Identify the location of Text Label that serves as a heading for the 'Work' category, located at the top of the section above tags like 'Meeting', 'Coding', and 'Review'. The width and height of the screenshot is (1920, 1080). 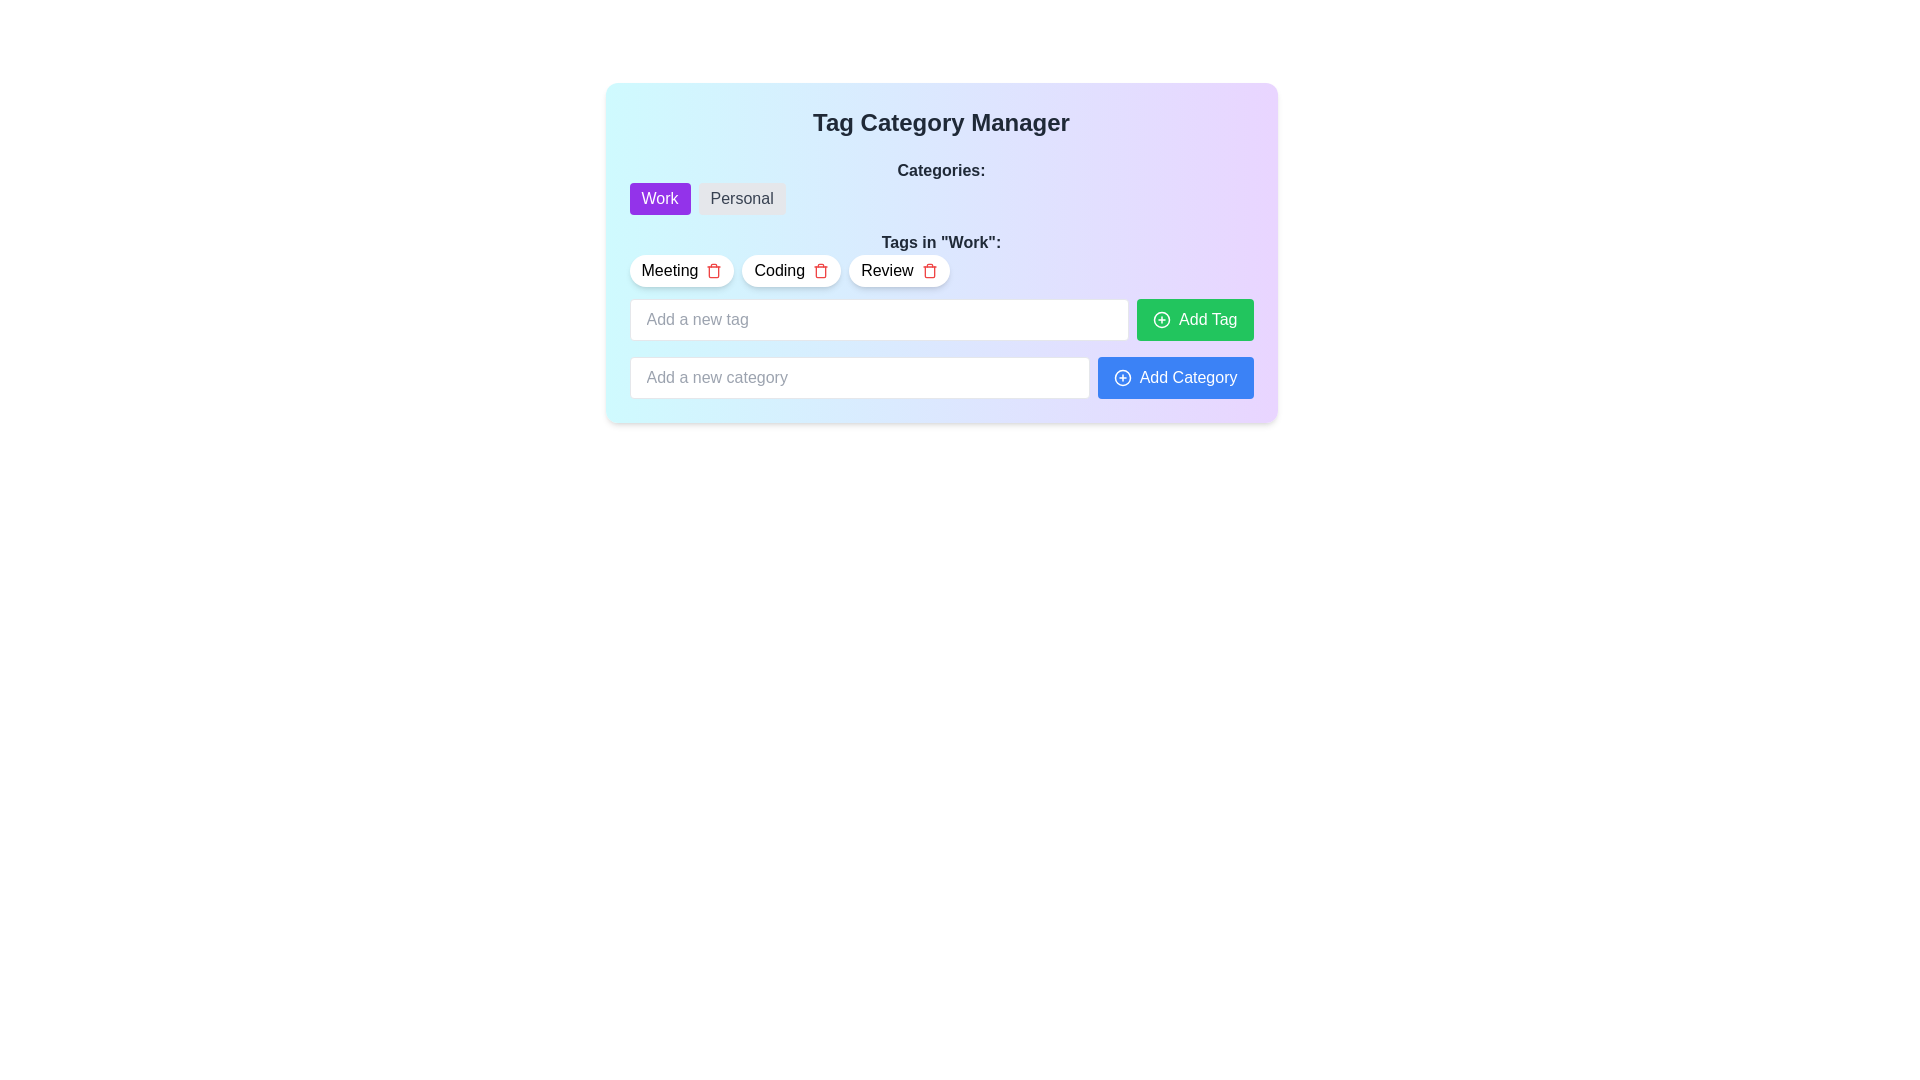
(940, 242).